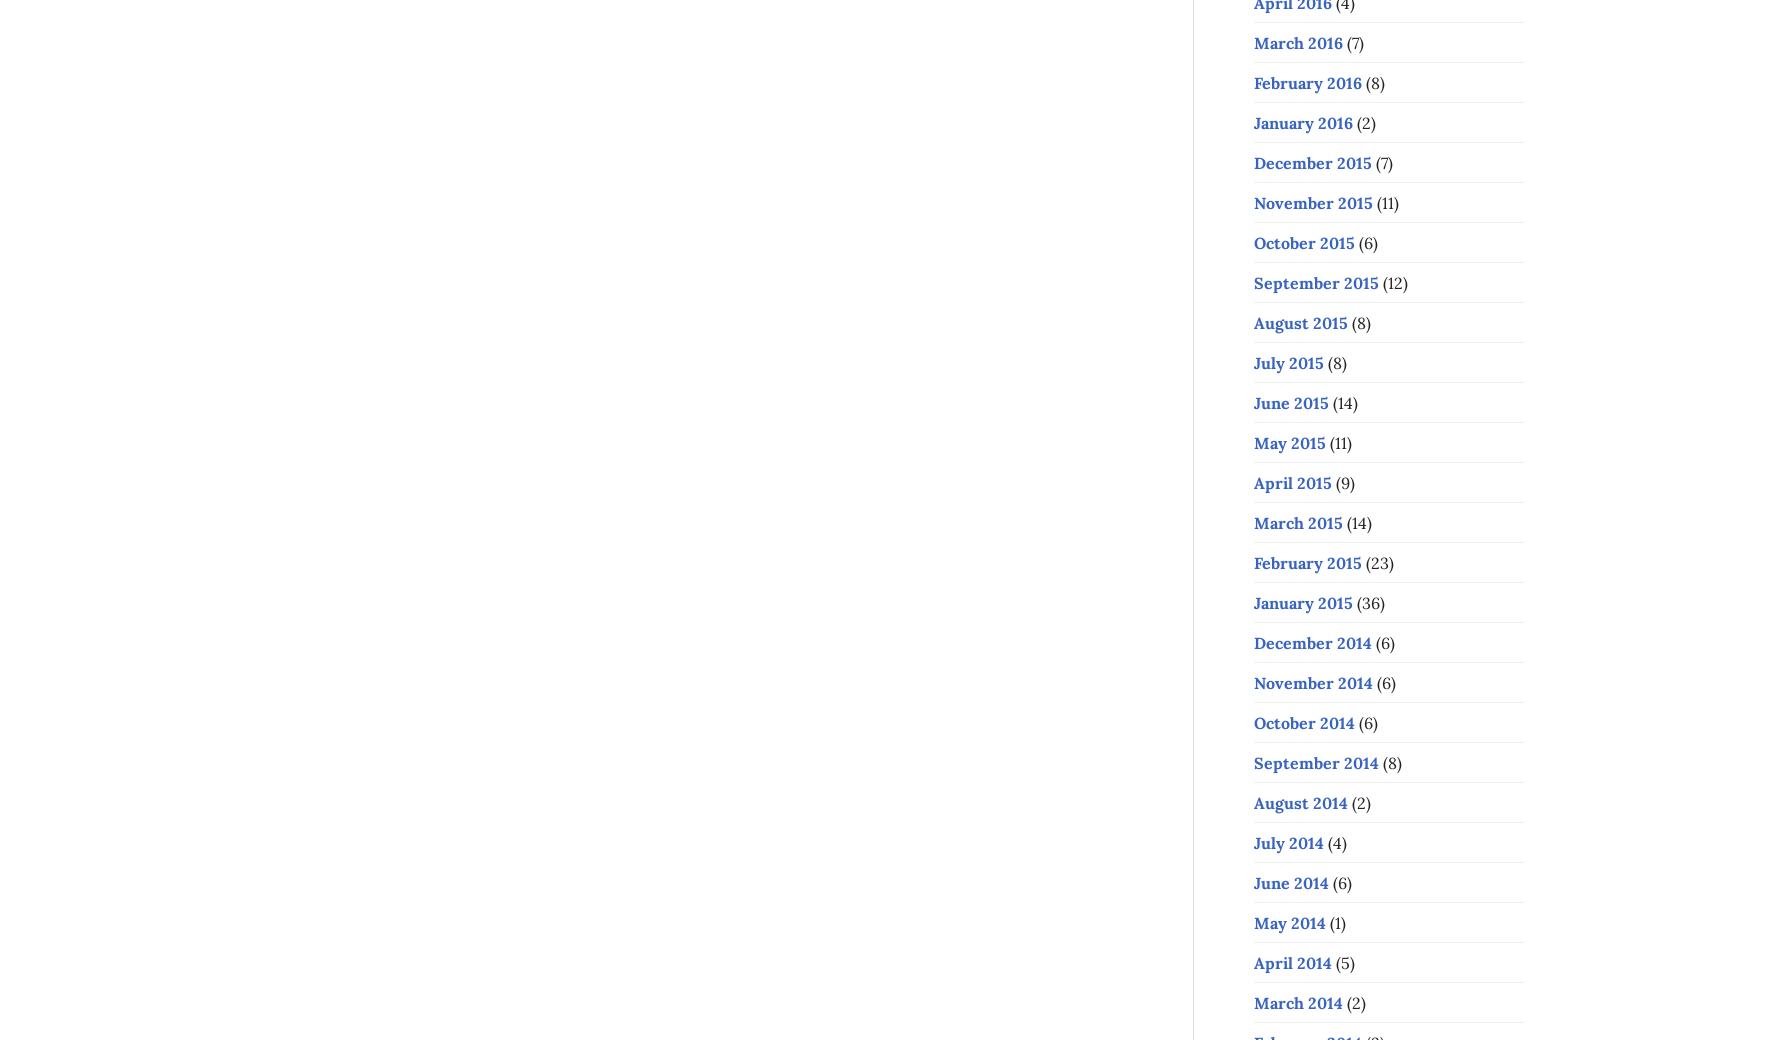 The image size is (1788, 1040). What do you see at coordinates (1302, 600) in the screenshot?
I see `'January 2015'` at bounding box center [1302, 600].